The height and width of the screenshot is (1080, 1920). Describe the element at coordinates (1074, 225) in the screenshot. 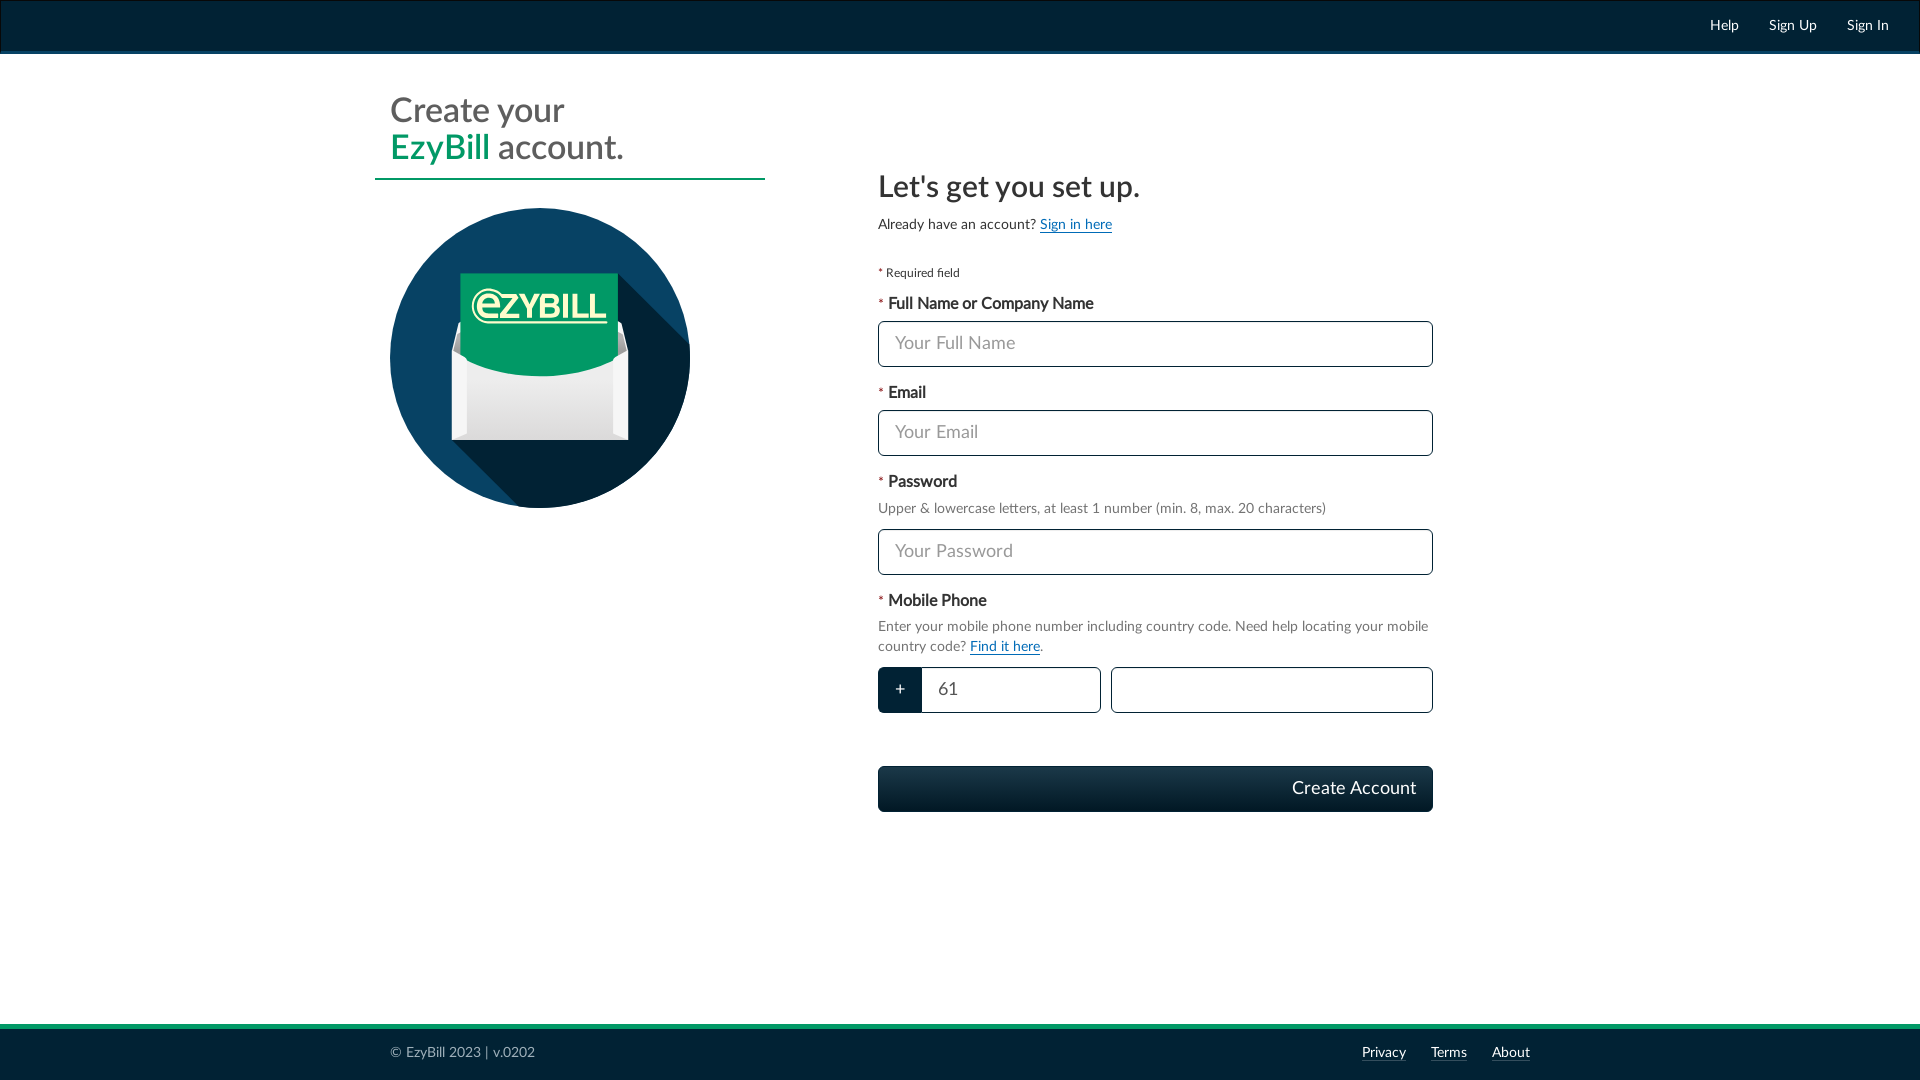

I see `'Sign in here'` at that location.